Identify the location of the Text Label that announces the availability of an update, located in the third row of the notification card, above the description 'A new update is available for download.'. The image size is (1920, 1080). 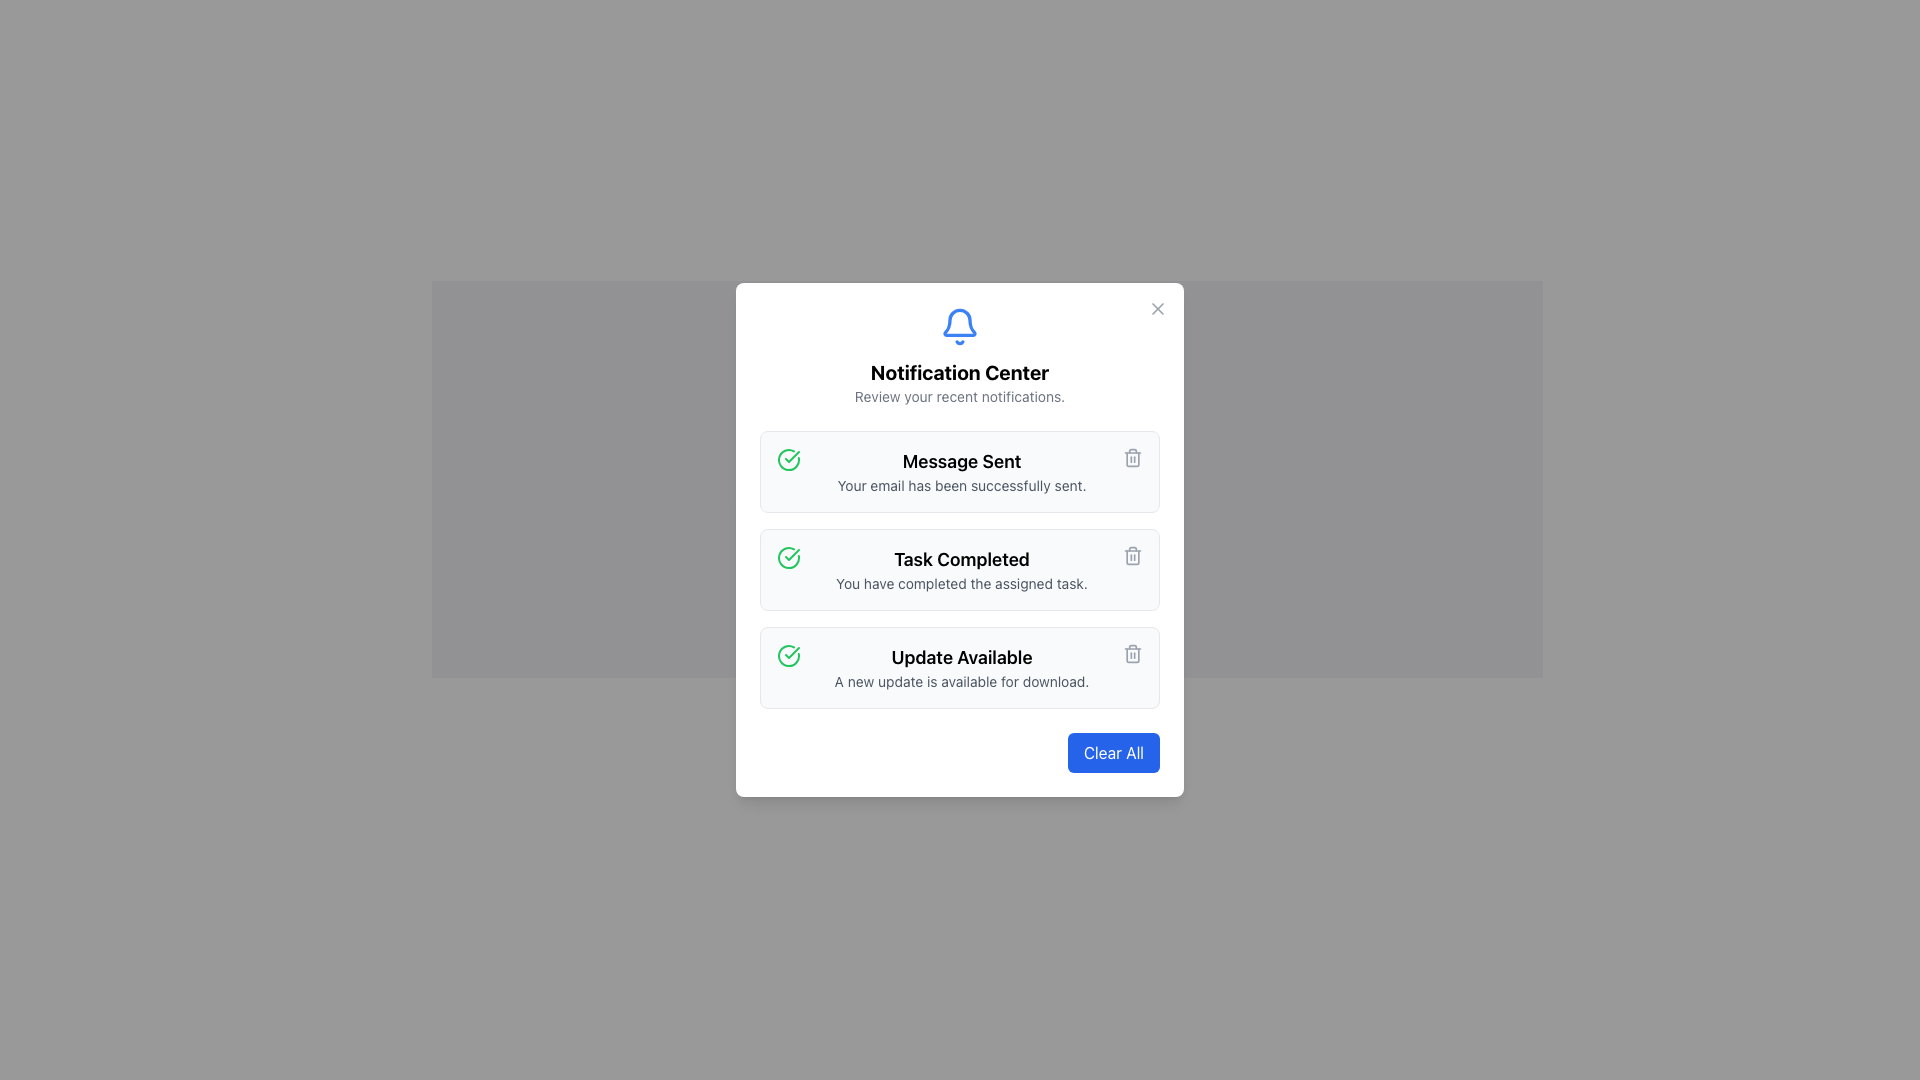
(961, 658).